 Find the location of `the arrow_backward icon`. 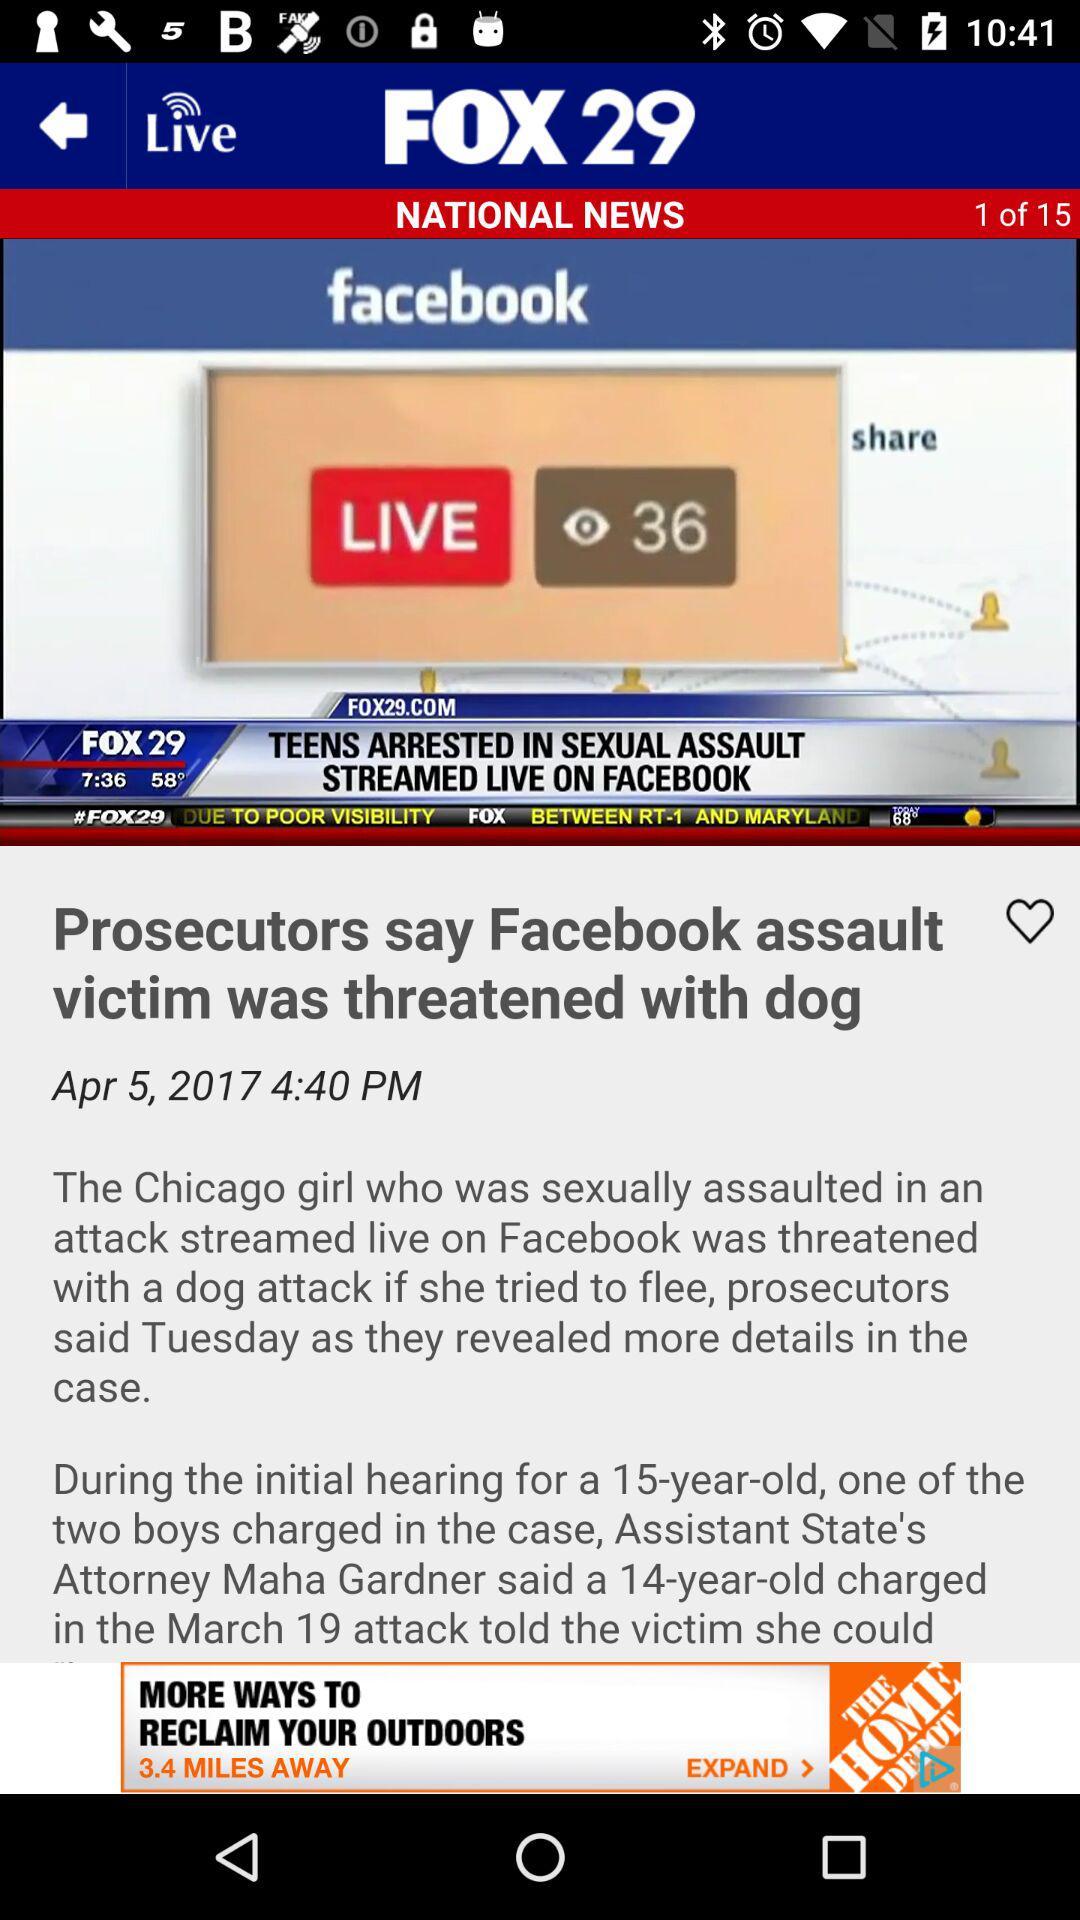

the arrow_backward icon is located at coordinates (61, 124).